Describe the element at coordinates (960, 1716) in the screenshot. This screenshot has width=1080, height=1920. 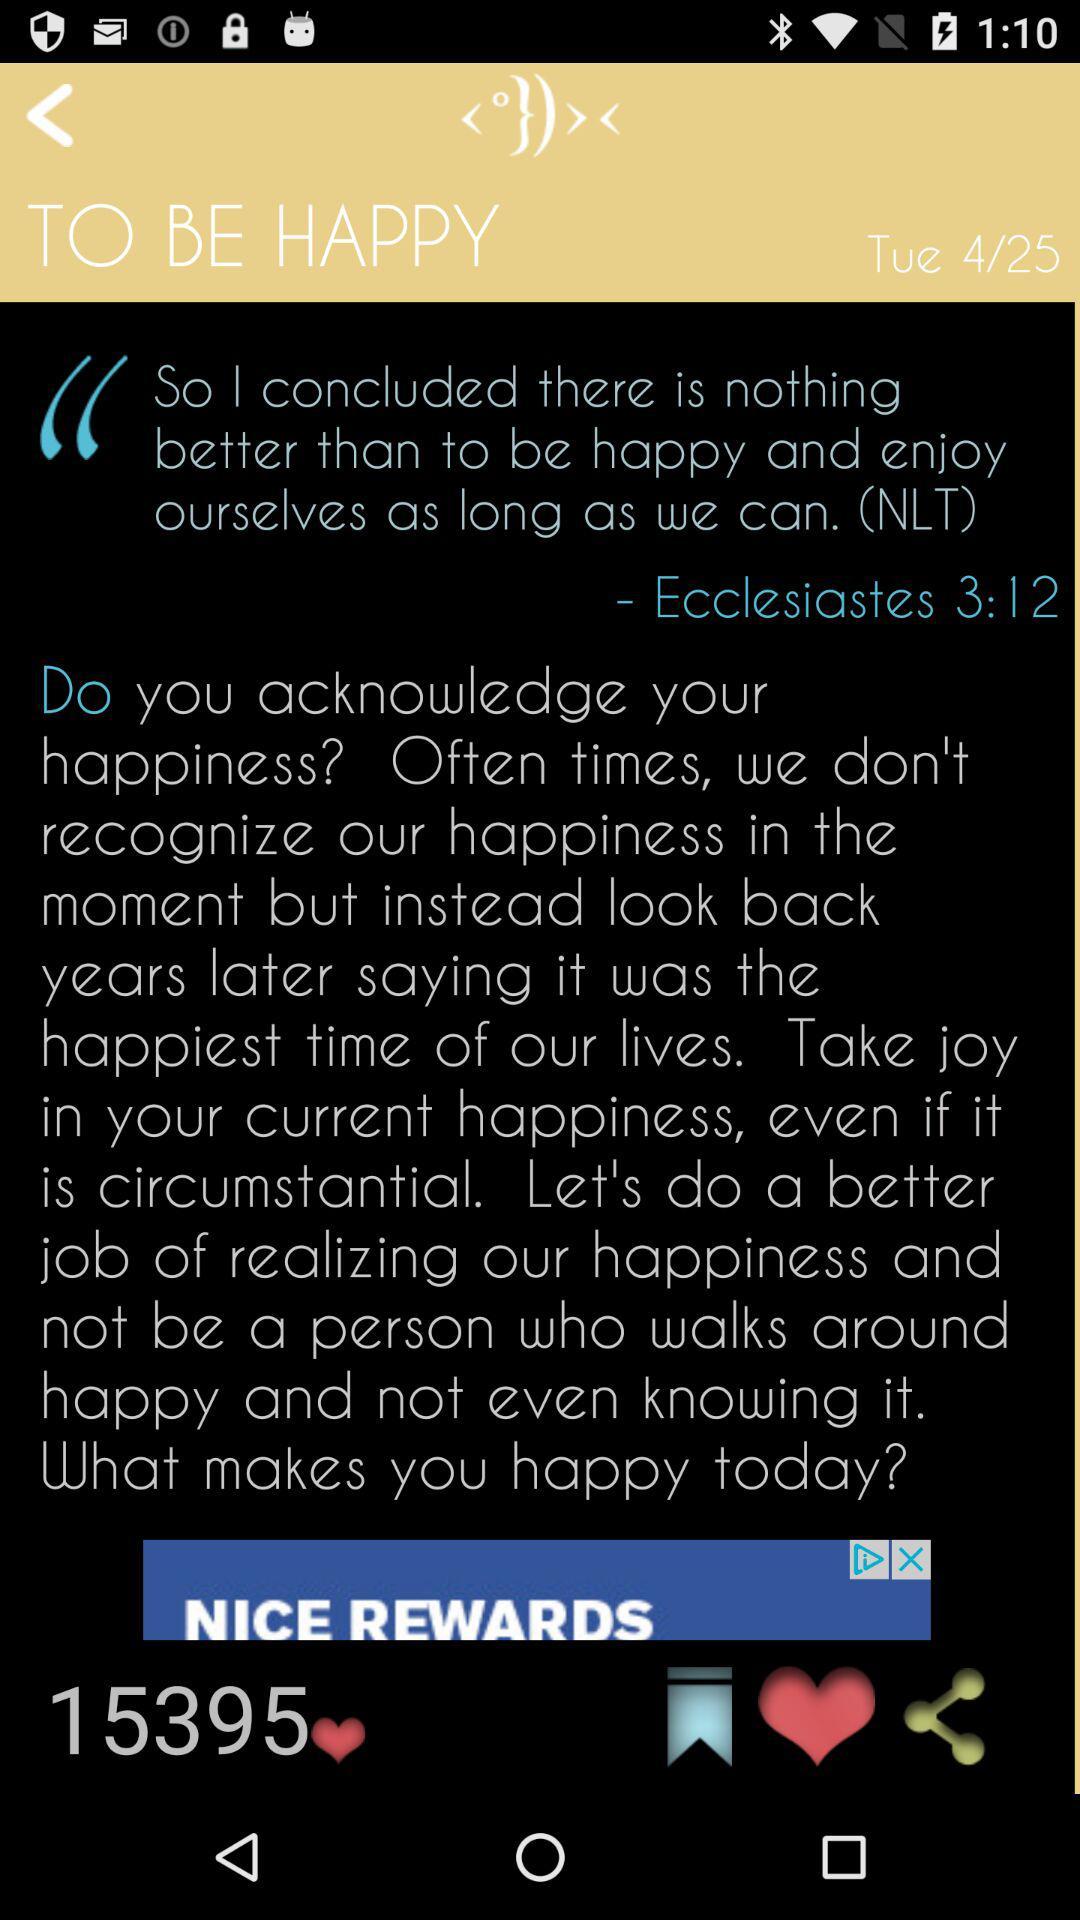
I see `share link` at that location.